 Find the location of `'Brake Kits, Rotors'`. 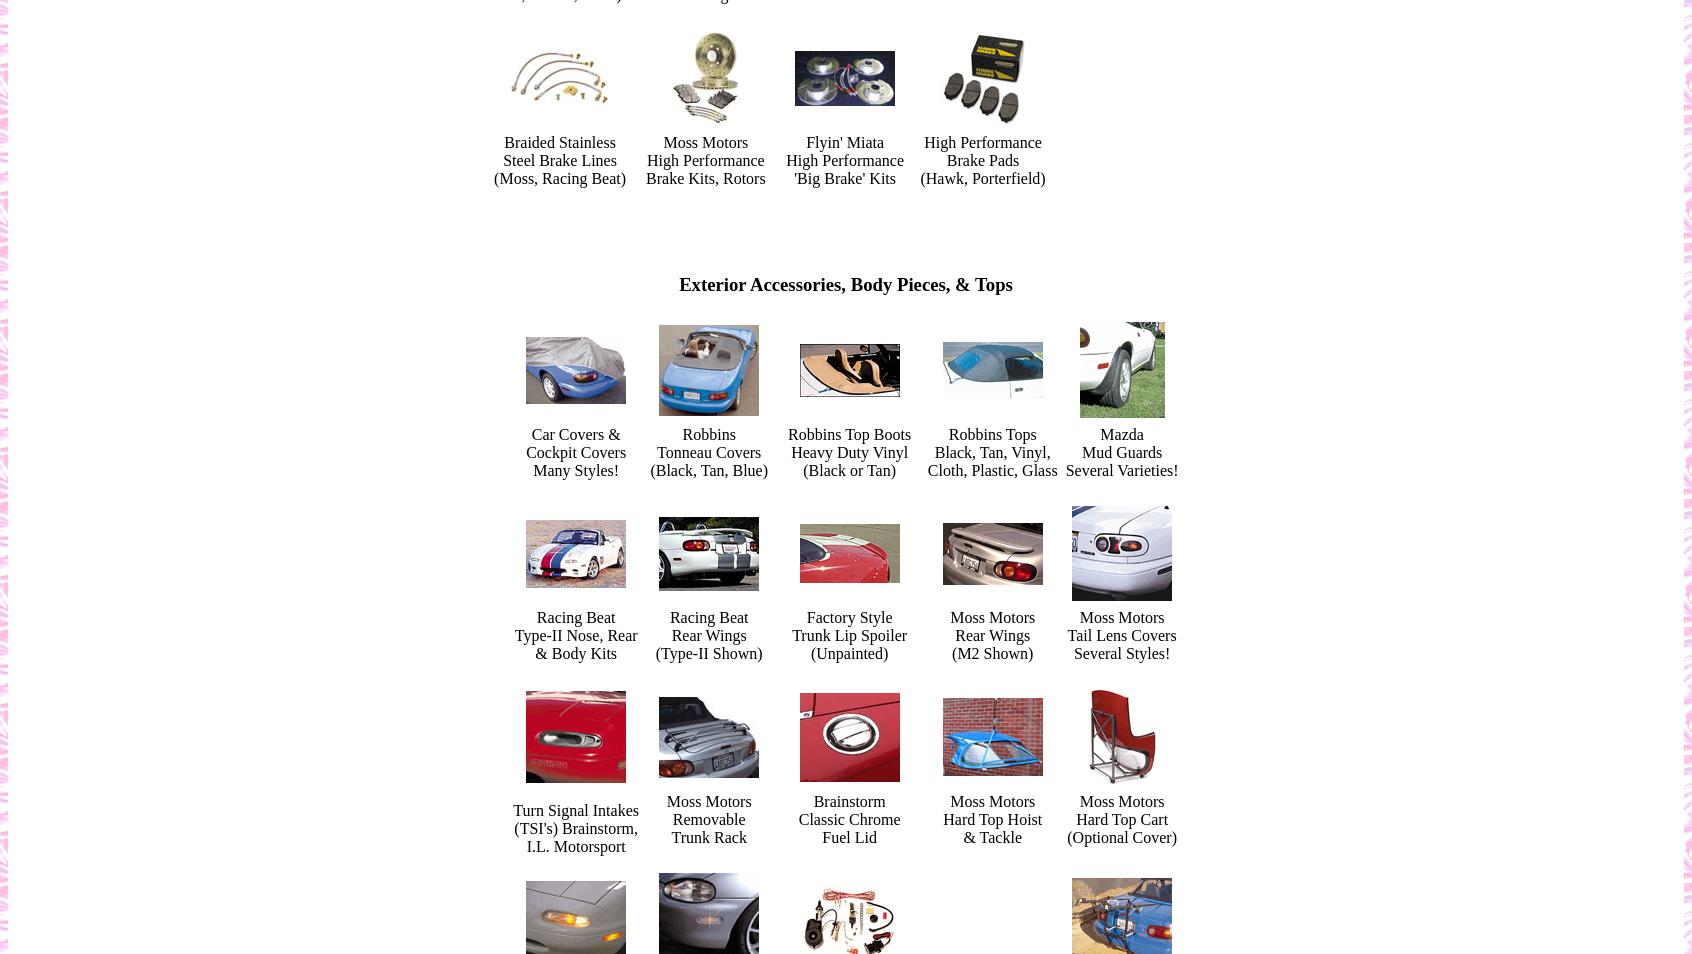

'Brake Kits, Rotors' is located at coordinates (646, 177).